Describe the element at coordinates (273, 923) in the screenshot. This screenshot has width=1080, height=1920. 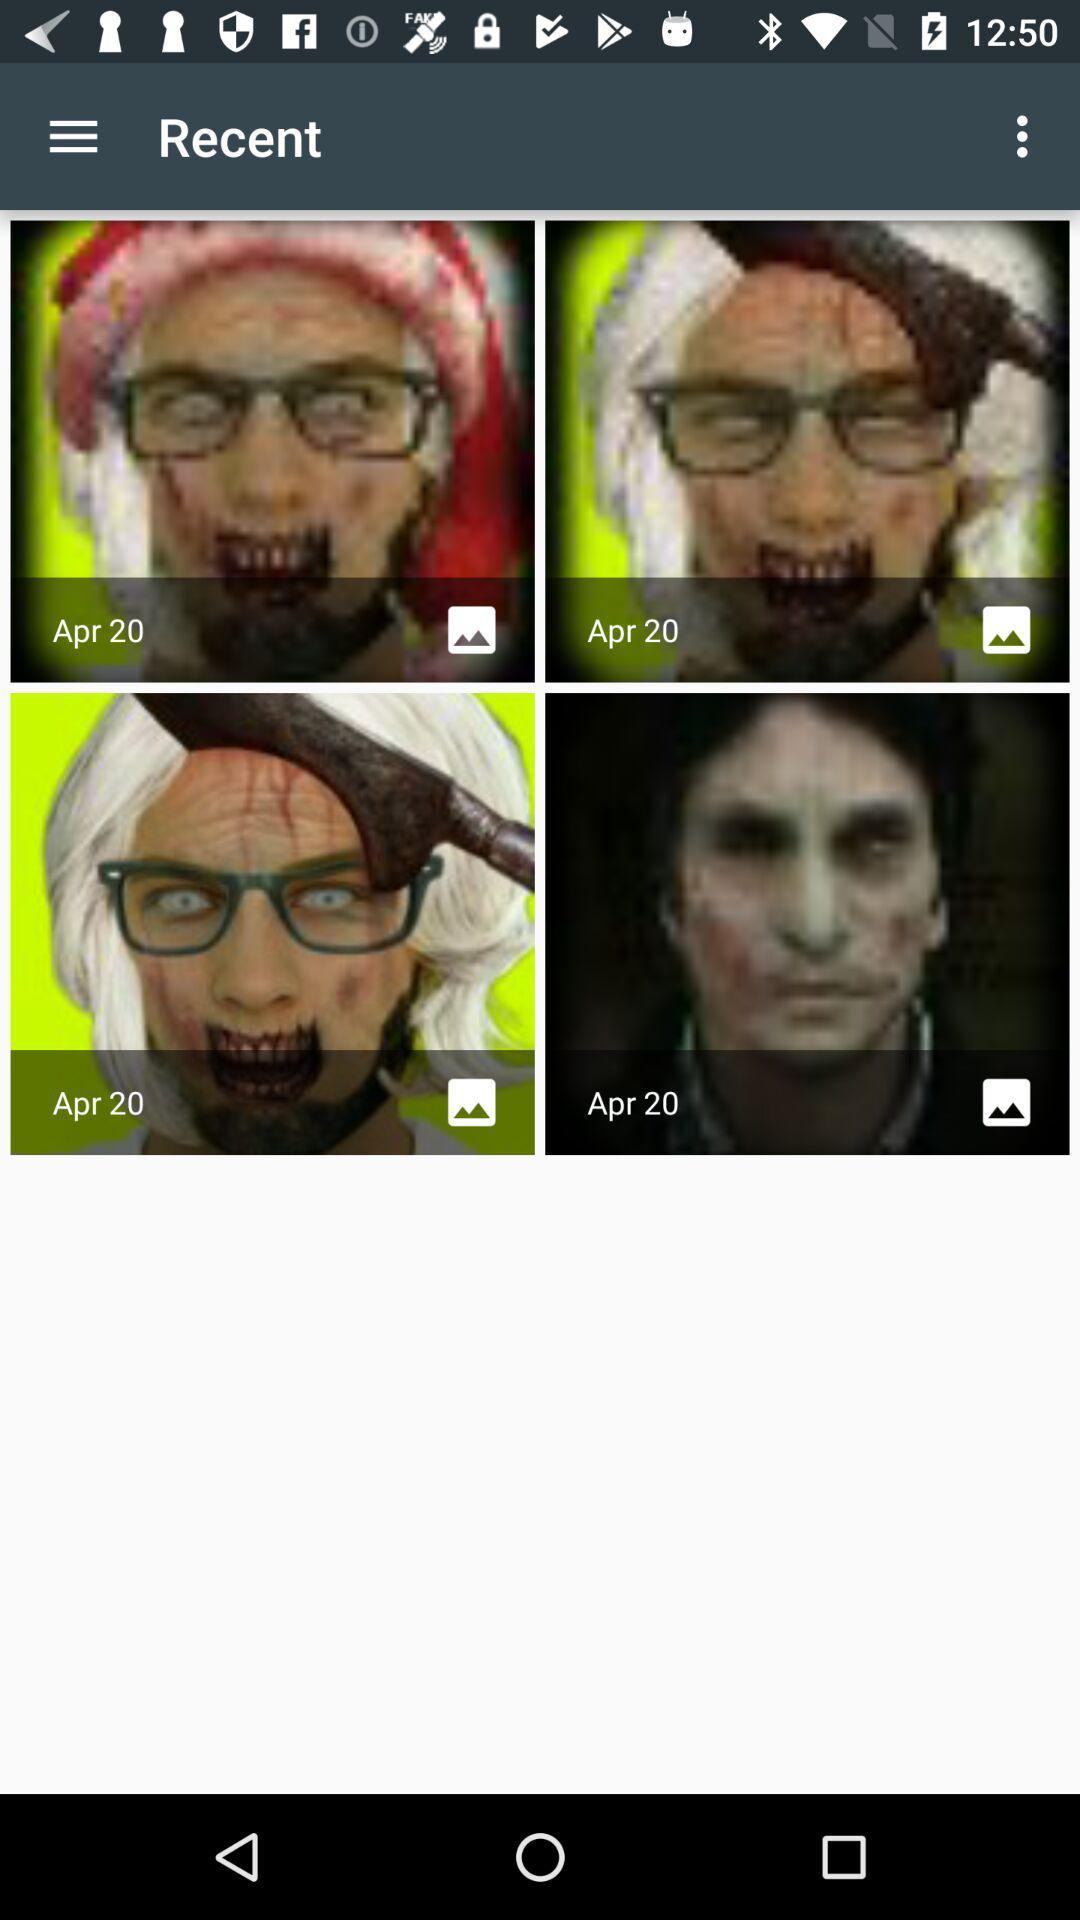
I see `the image which is placed bottom left corner` at that location.